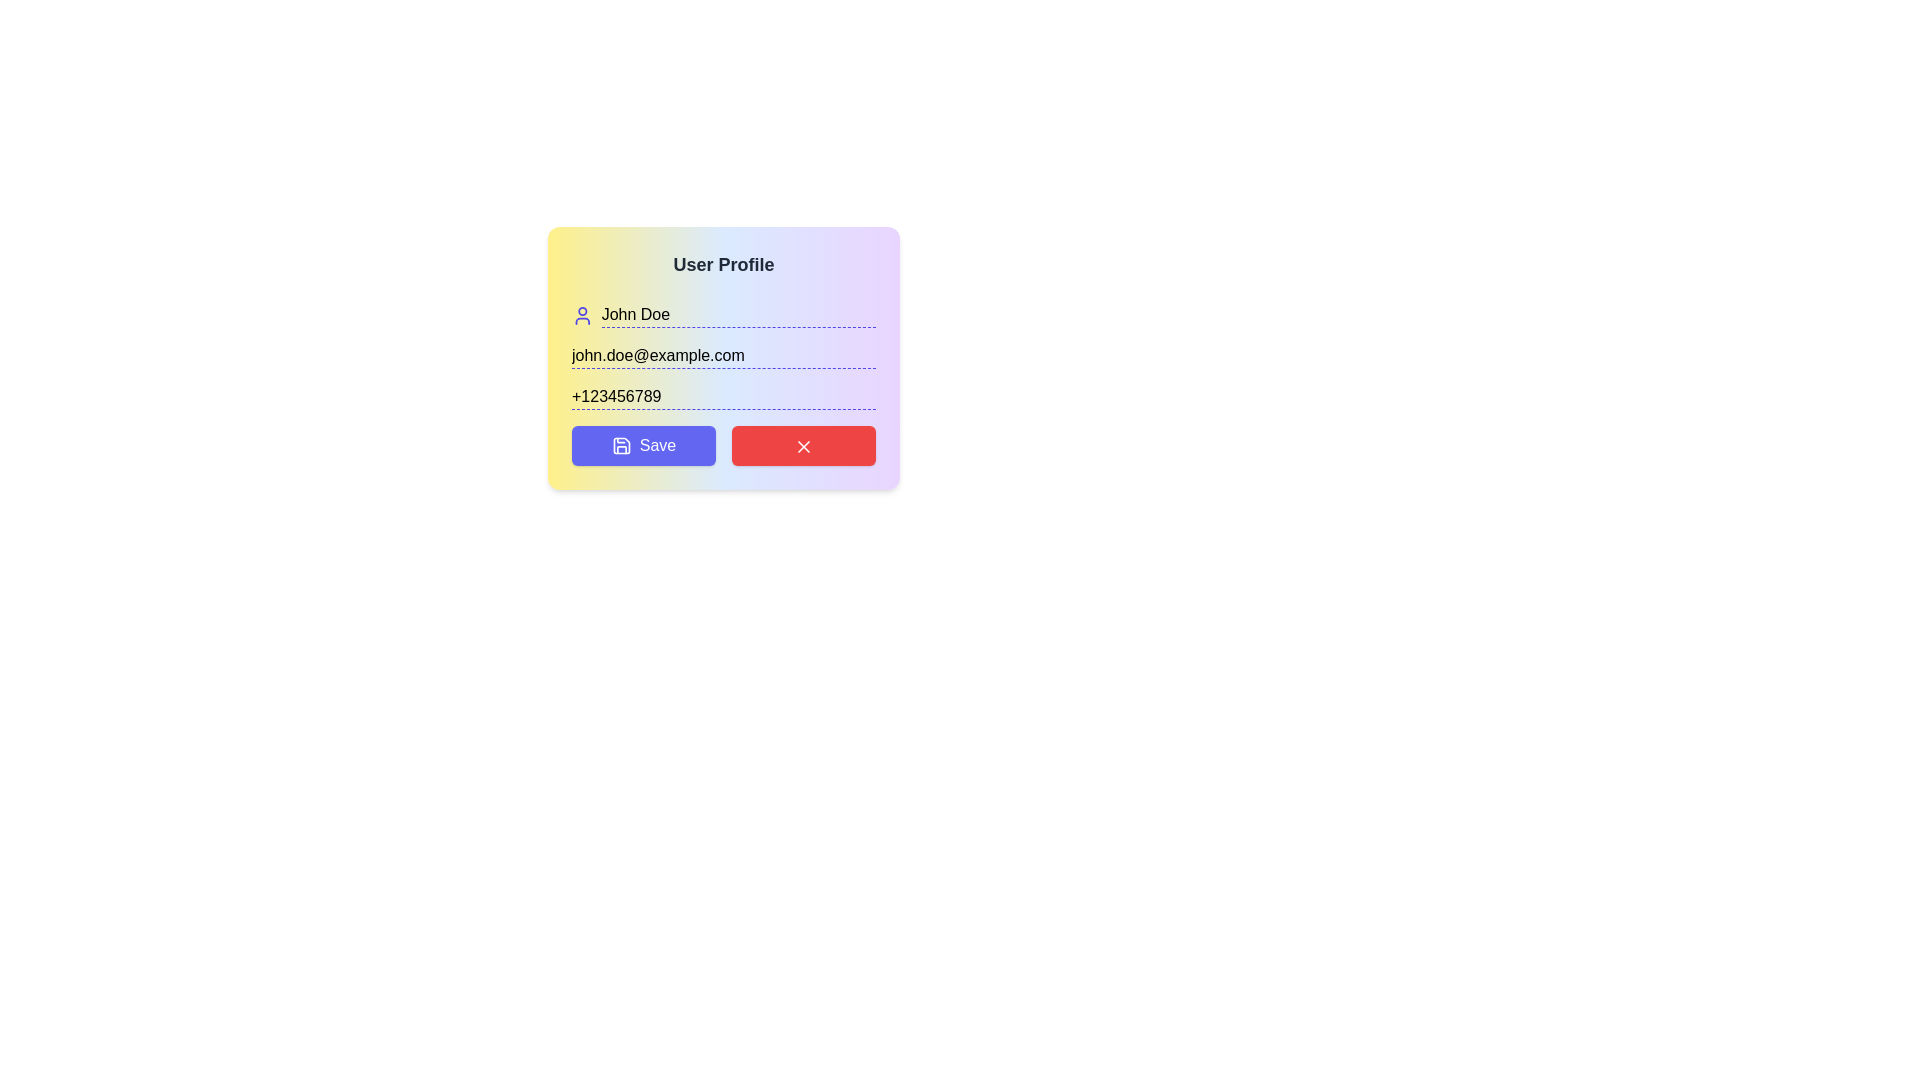 The height and width of the screenshot is (1080, 1920). Describe the element at coordinates (723, 357) in the screenshot. I see `the email input text field, which is the second input field in the form located below the 'John Doe' text field and above the '+123456789' text field` at that location.